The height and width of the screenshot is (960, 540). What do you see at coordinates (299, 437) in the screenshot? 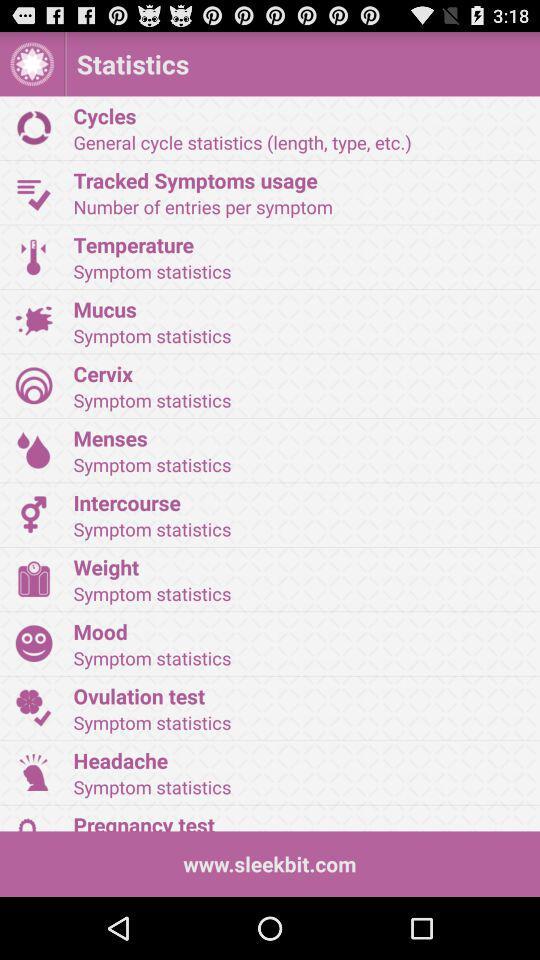
I see `the menses item` at bounding box center [299, 437].